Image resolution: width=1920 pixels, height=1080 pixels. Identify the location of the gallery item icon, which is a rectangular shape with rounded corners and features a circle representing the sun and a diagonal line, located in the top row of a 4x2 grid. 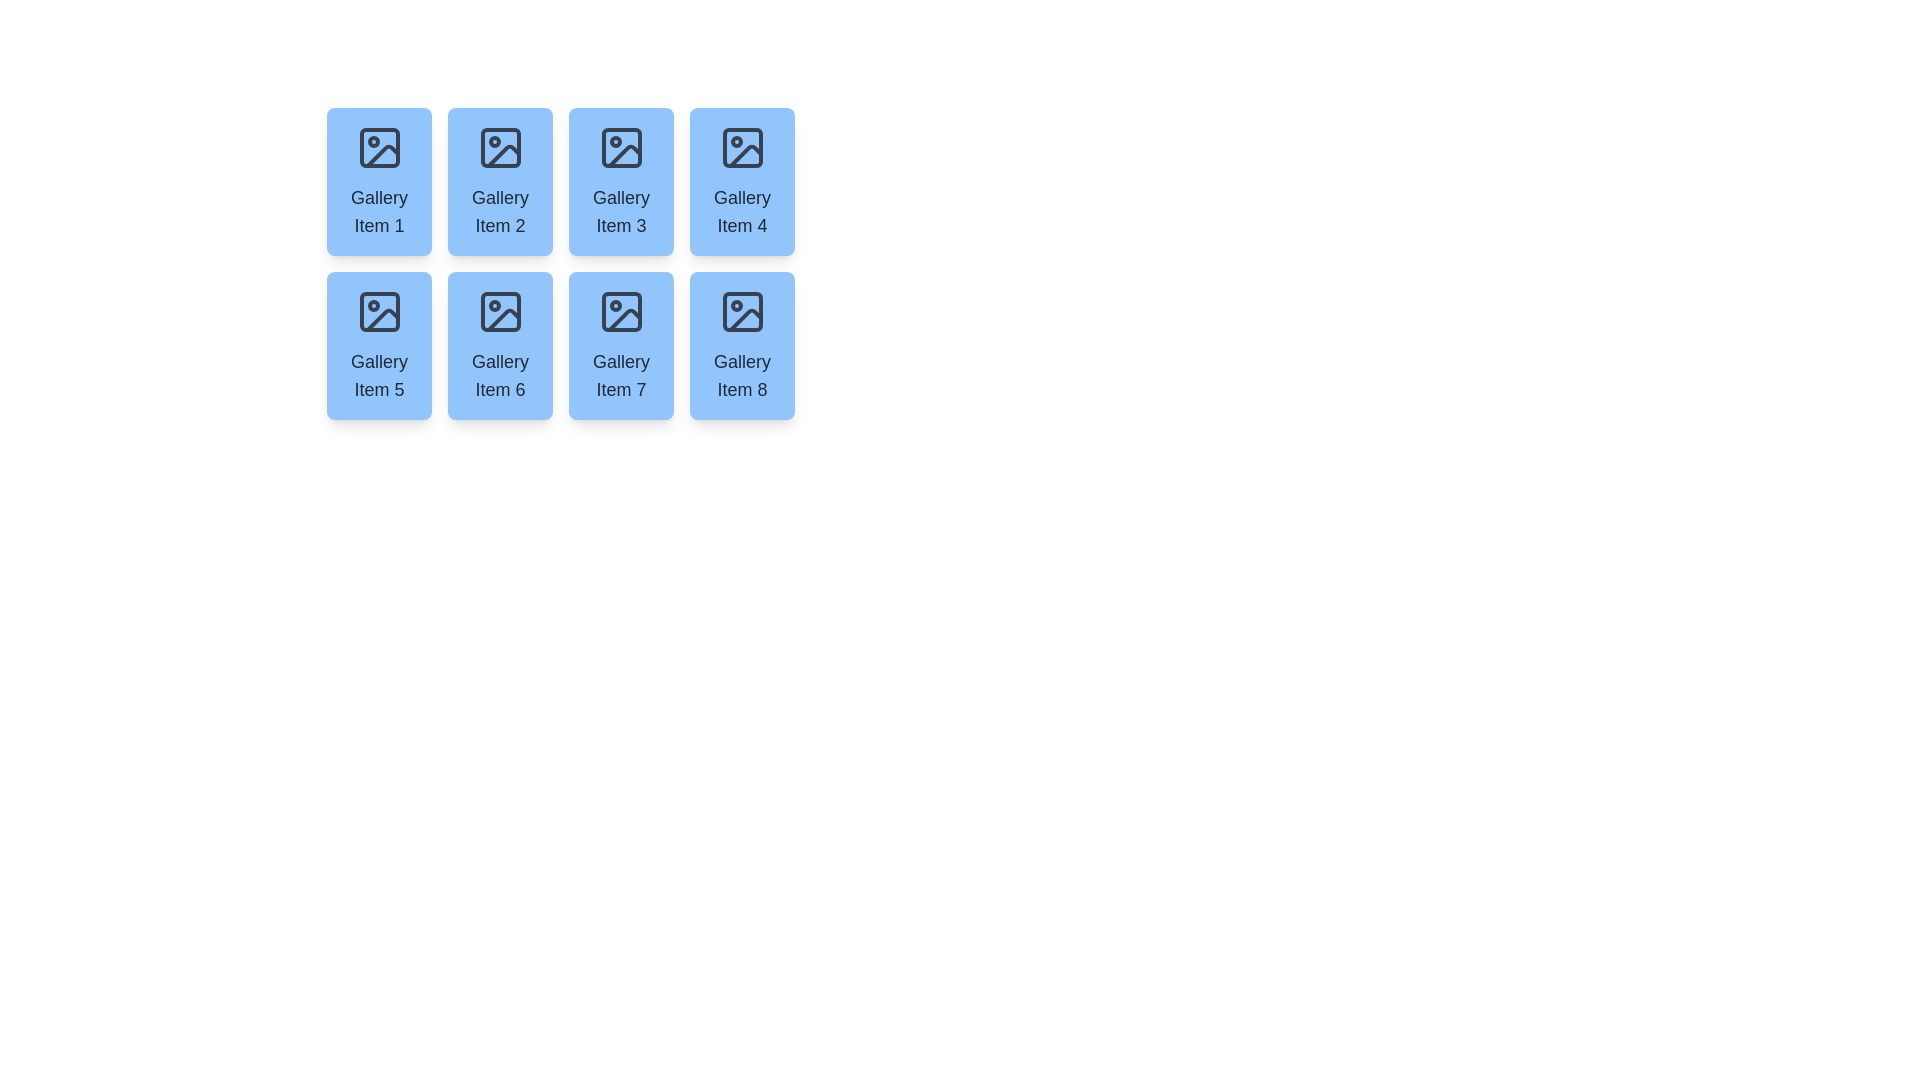
(620, 146).